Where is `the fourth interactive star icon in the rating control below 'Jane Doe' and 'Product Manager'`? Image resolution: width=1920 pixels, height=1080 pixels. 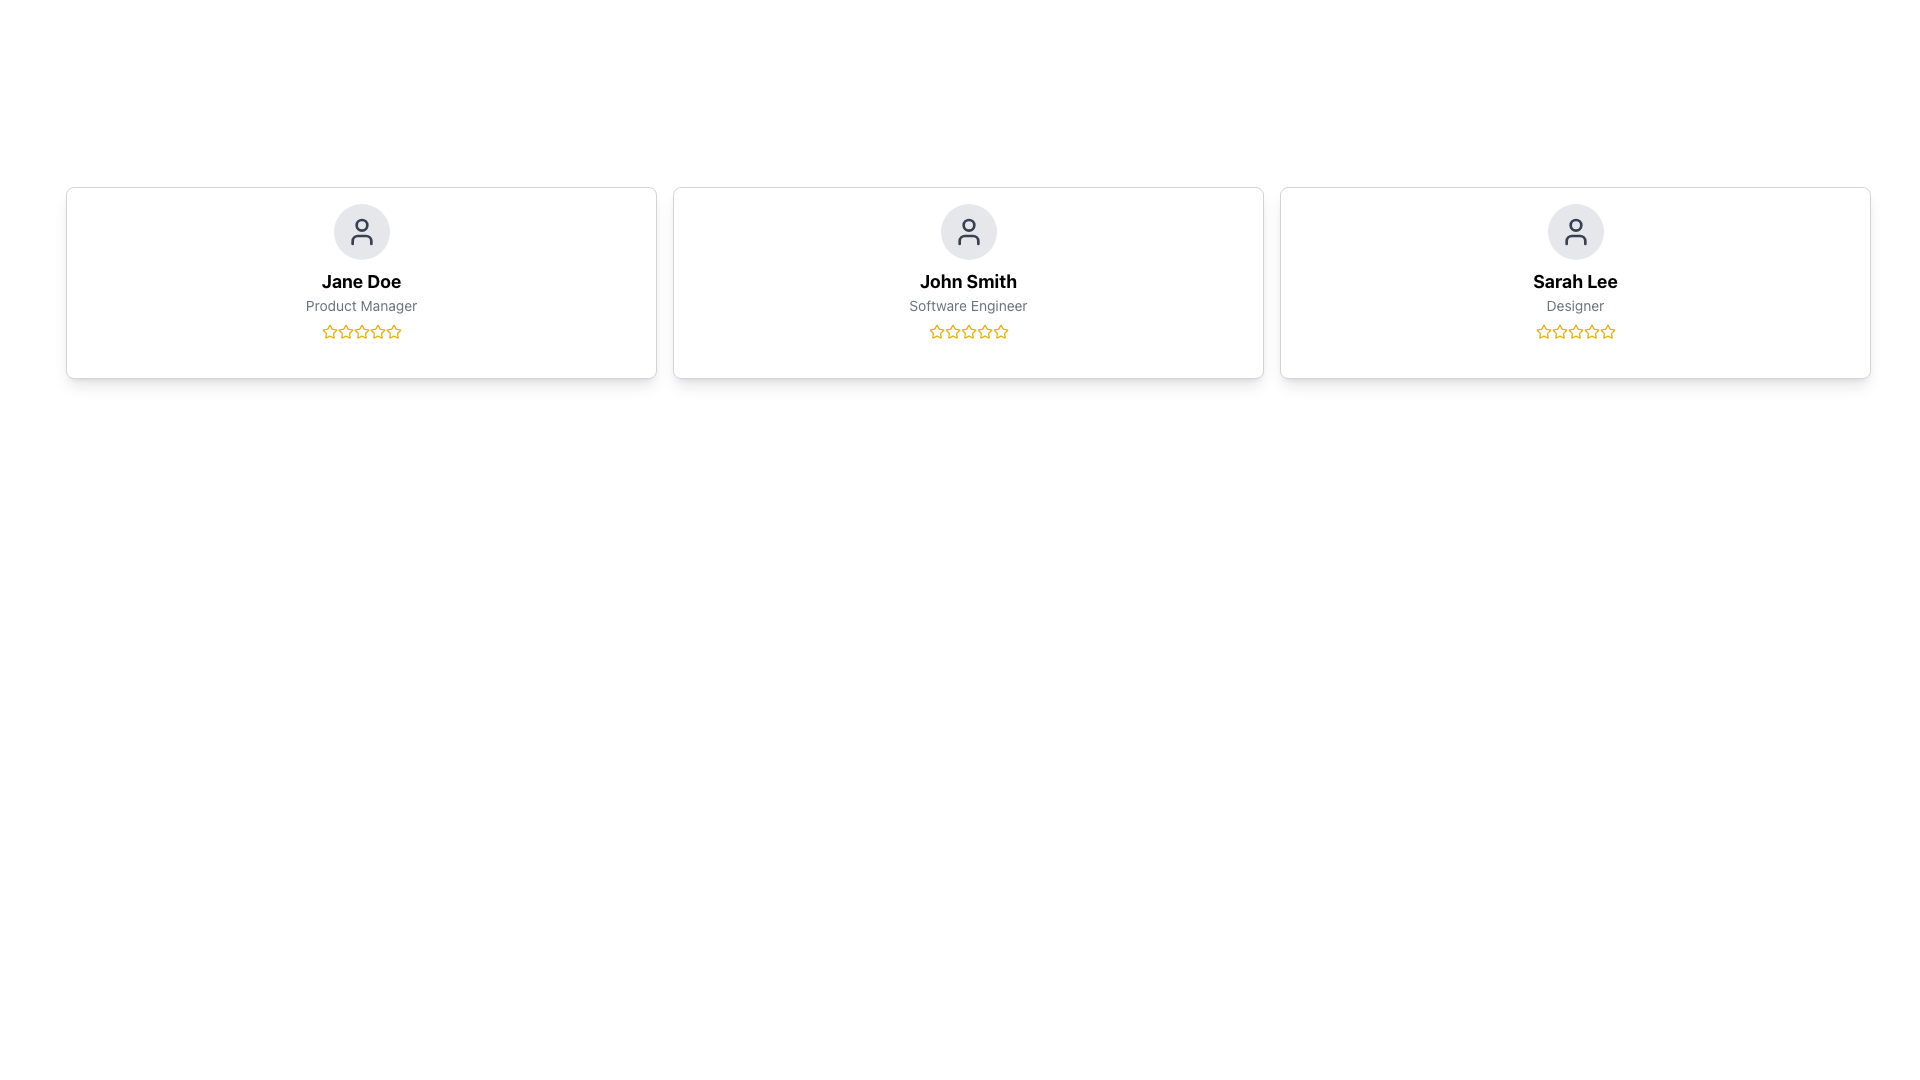 the fourth interactive star icon in the rating control below 'Jane Doe' and 'Product Manager' is located at coordinates (361, 330).